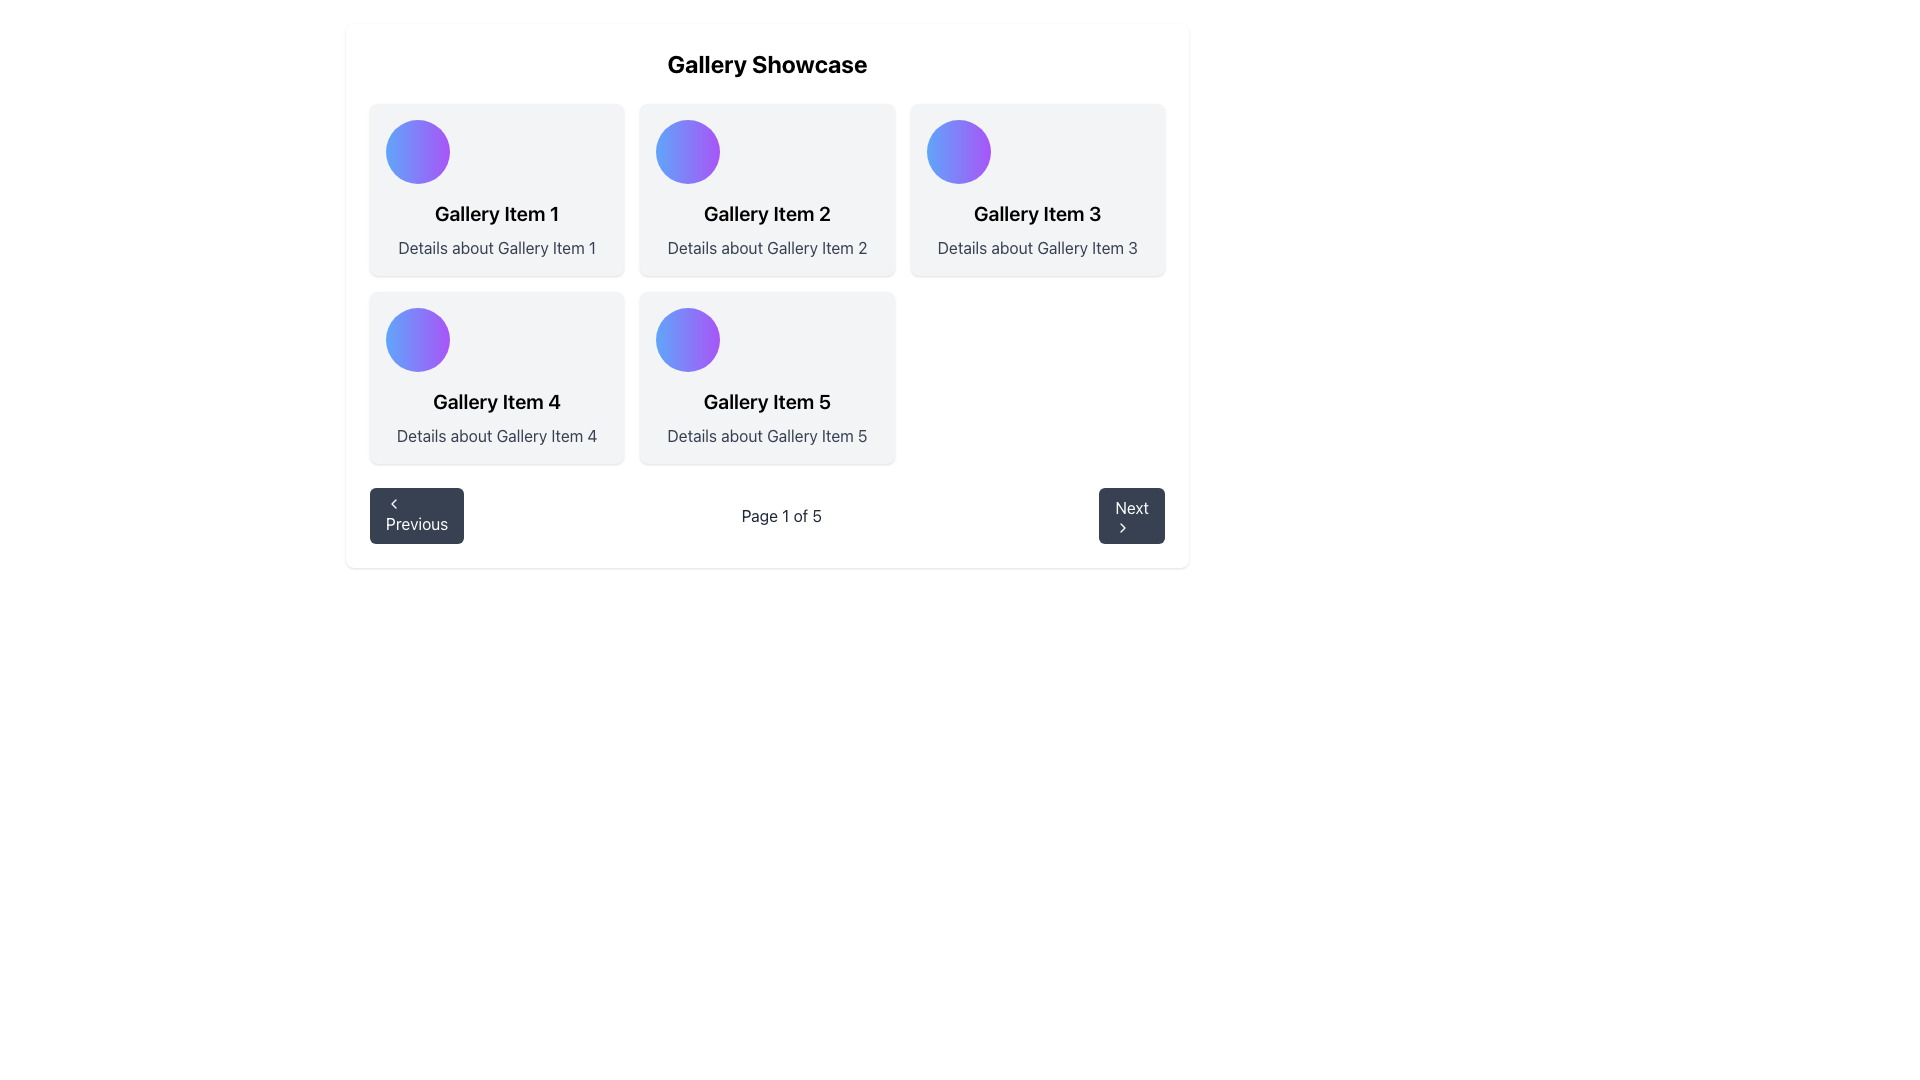  I want to click on title text of the second card in a row of three cards, located in the top-middle of the grid layout, so click(766, 213).